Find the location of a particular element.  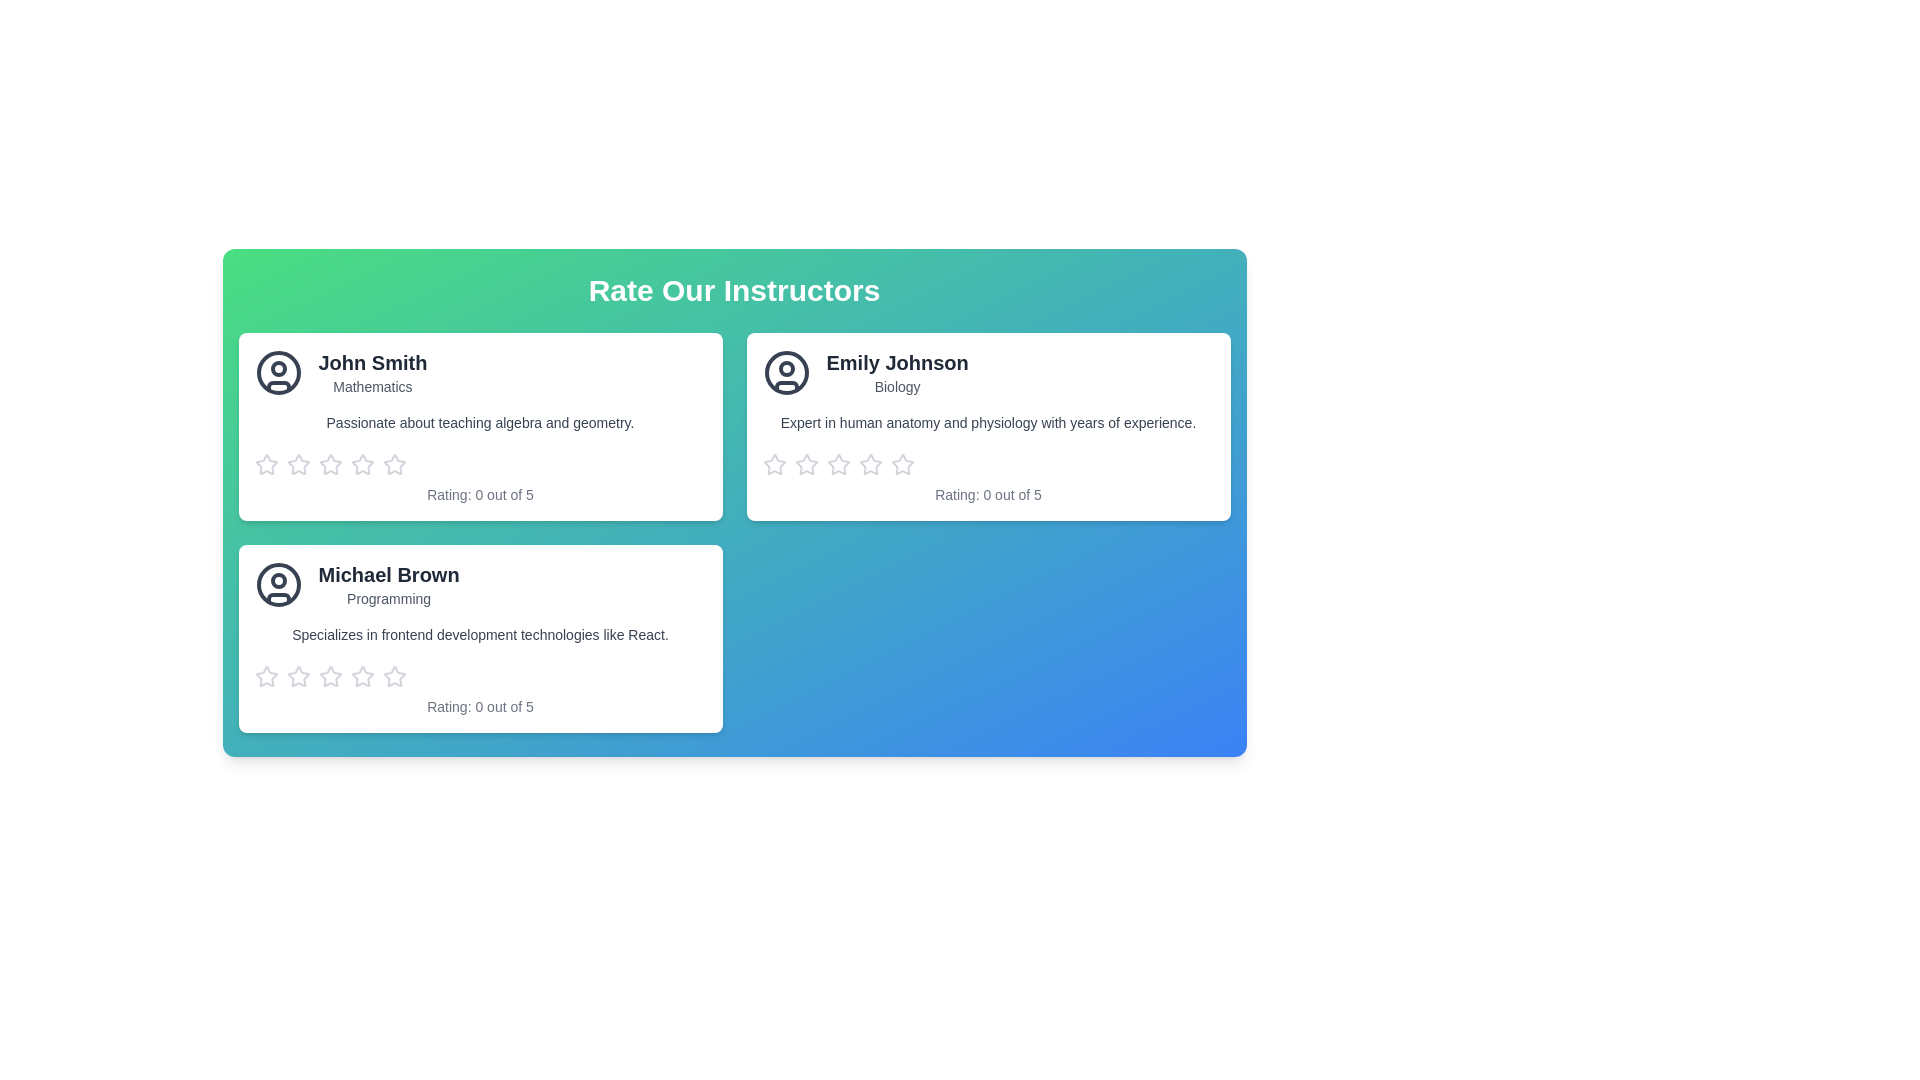

on the star in the interactive rating component below the instructor's description is located at coordinates (480, 465).